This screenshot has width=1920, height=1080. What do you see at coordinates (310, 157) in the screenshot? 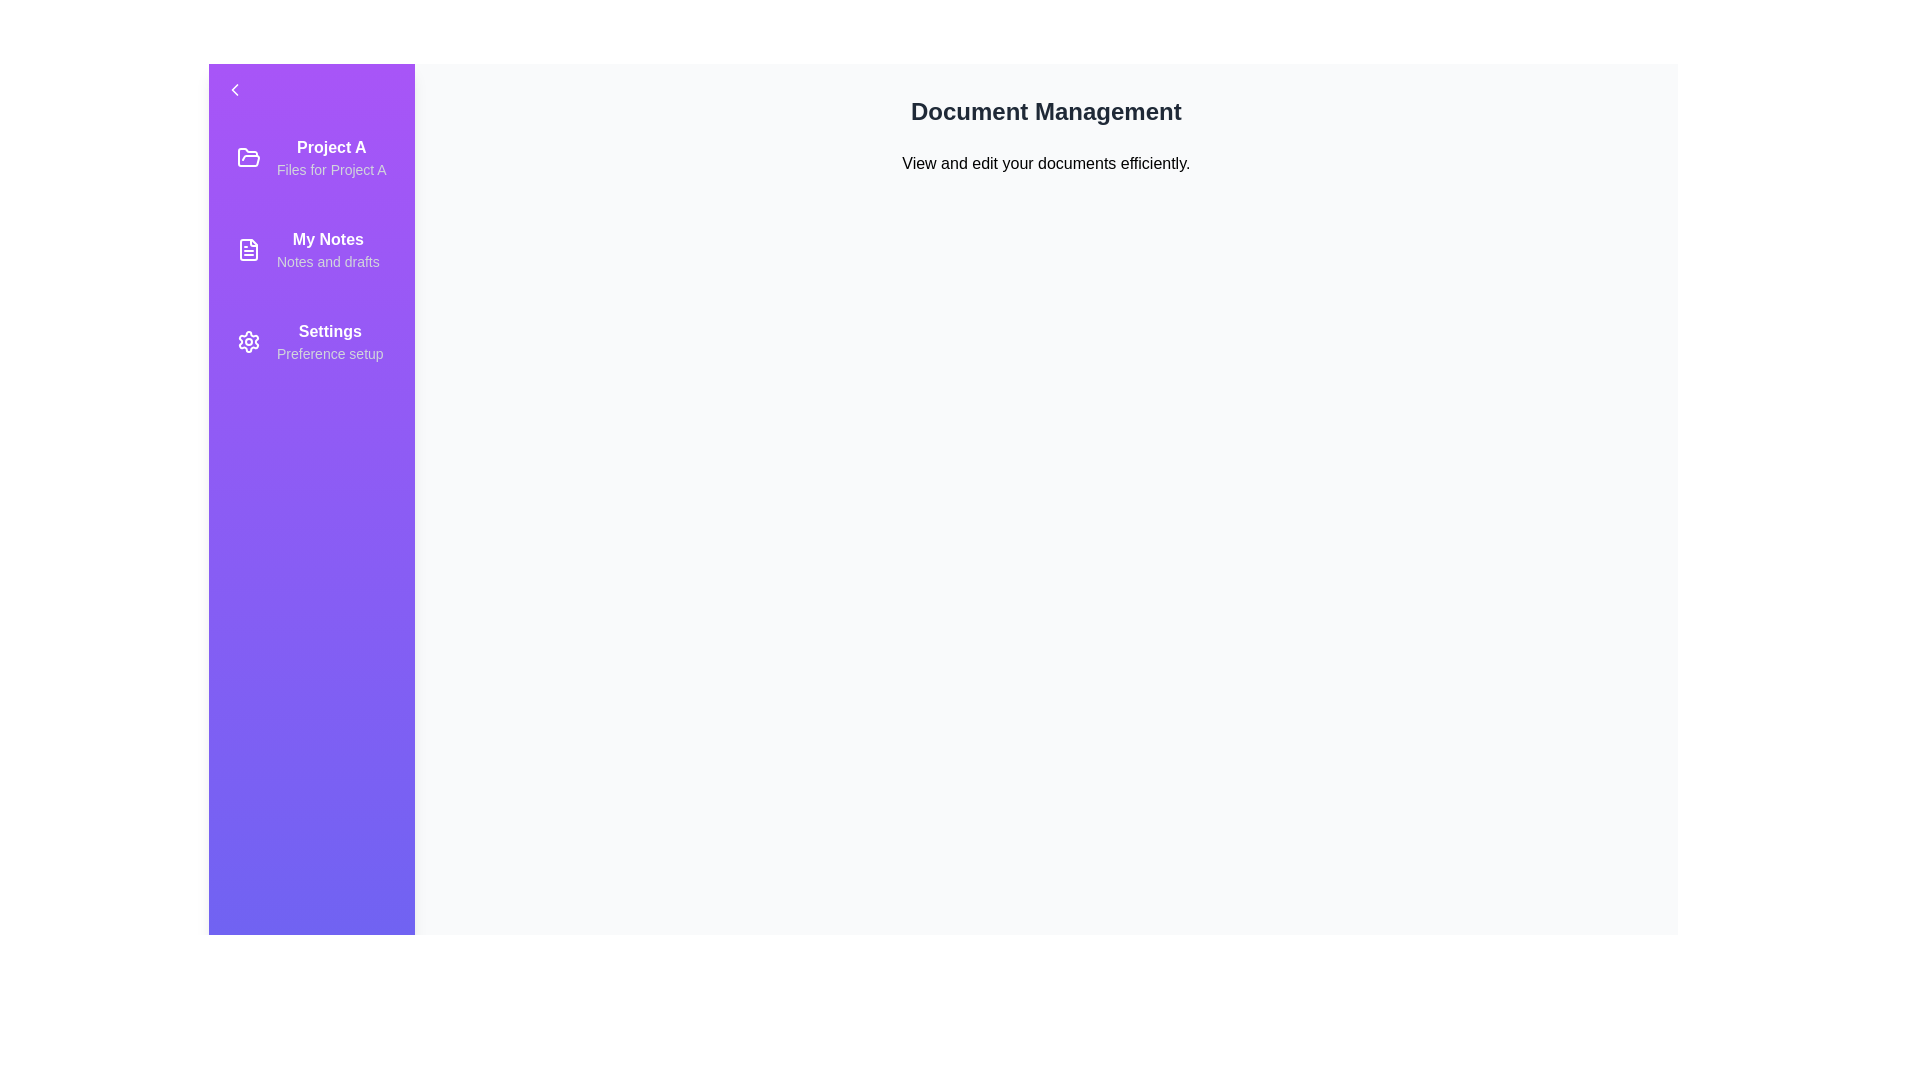
I see `the item Project A to trigger its hover effect` at bounding box center [310, 157].